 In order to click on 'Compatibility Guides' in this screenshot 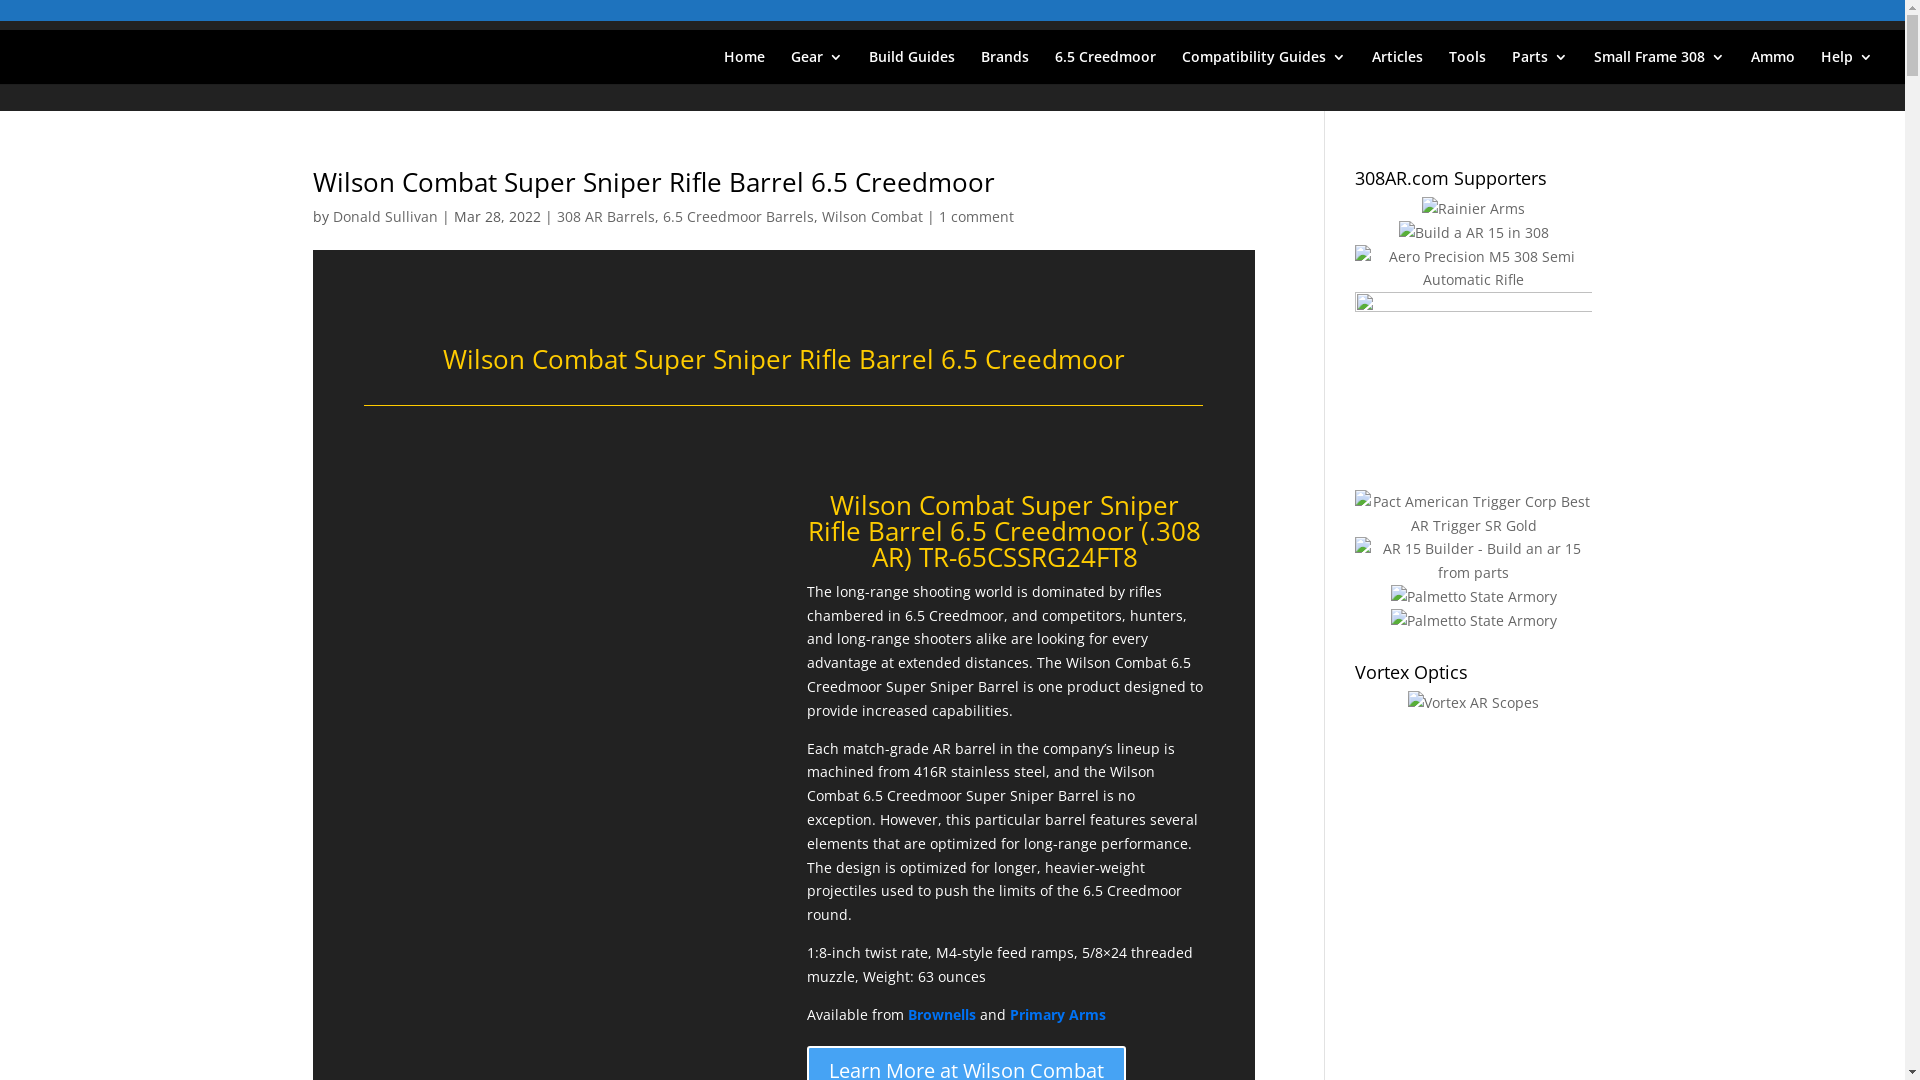, I will do `click(1262, 65)`.